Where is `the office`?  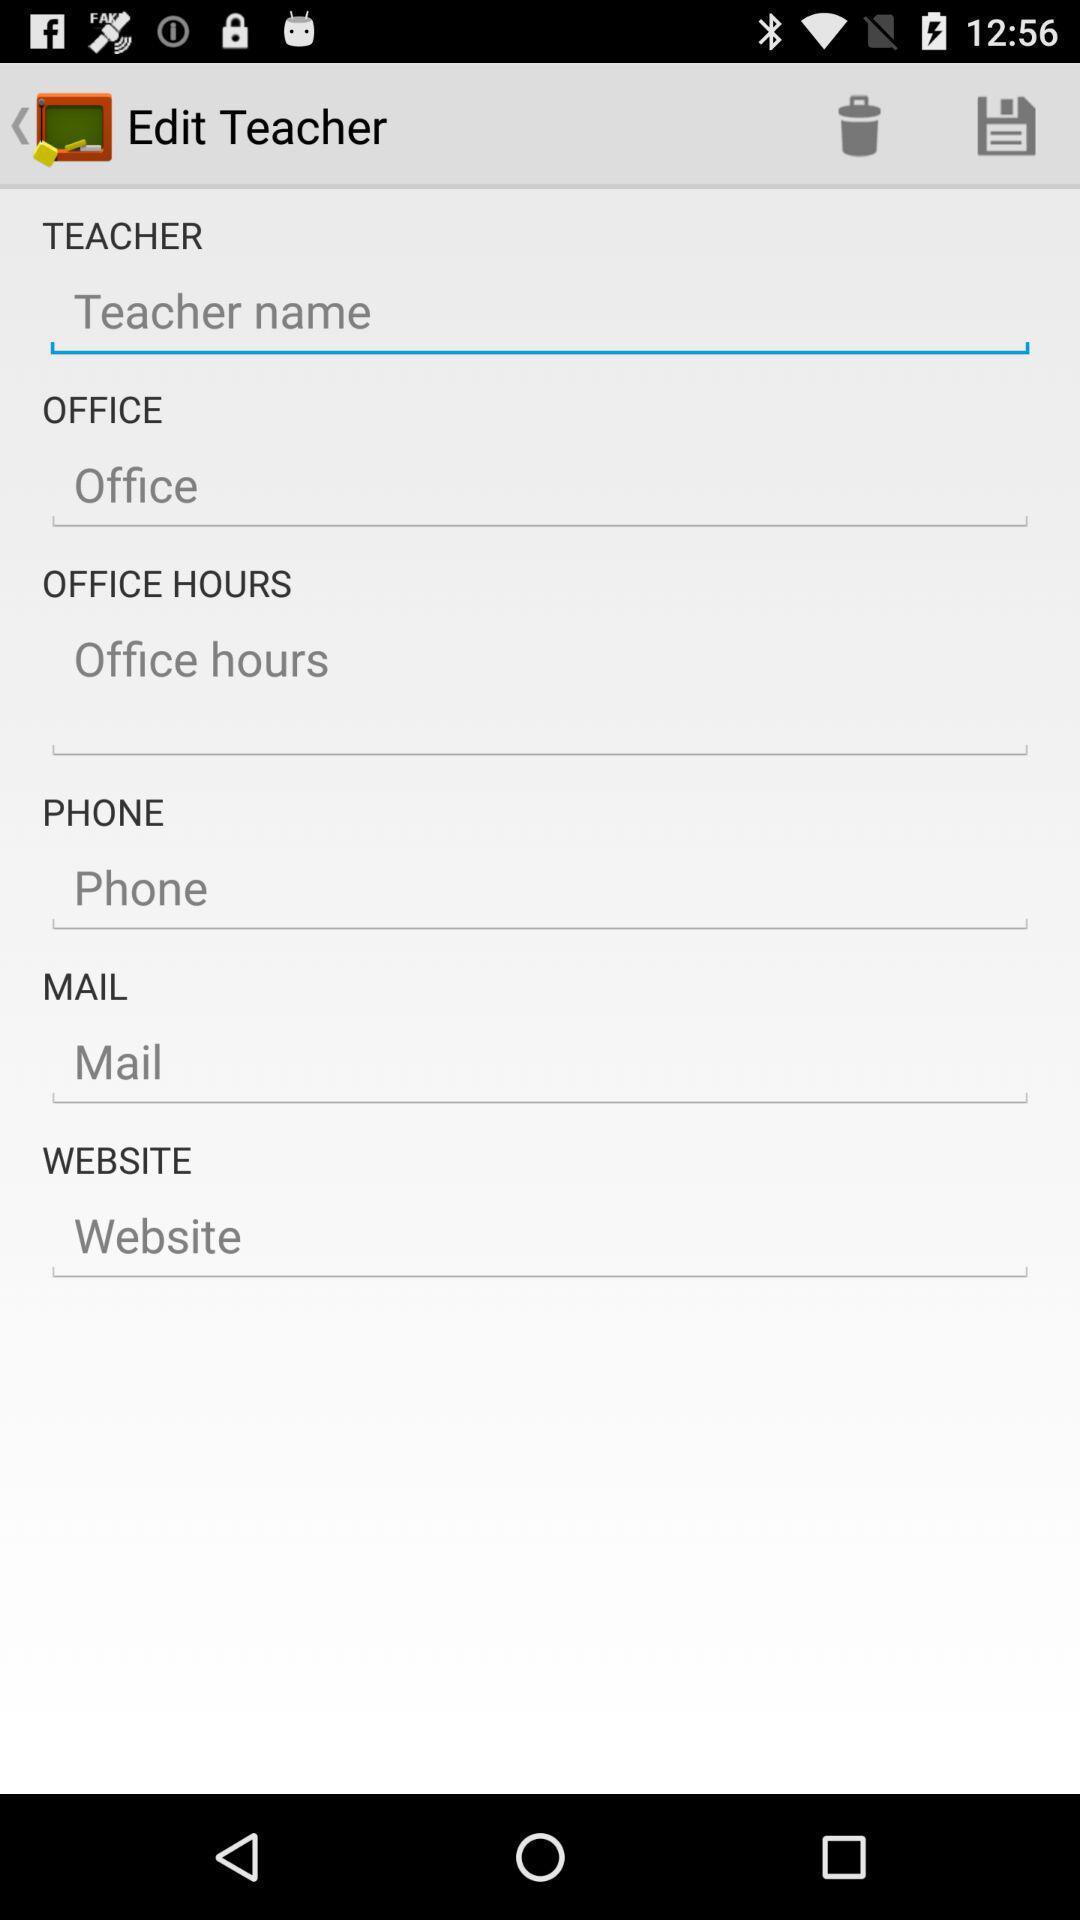 the office is located at coordinates (540, 485).